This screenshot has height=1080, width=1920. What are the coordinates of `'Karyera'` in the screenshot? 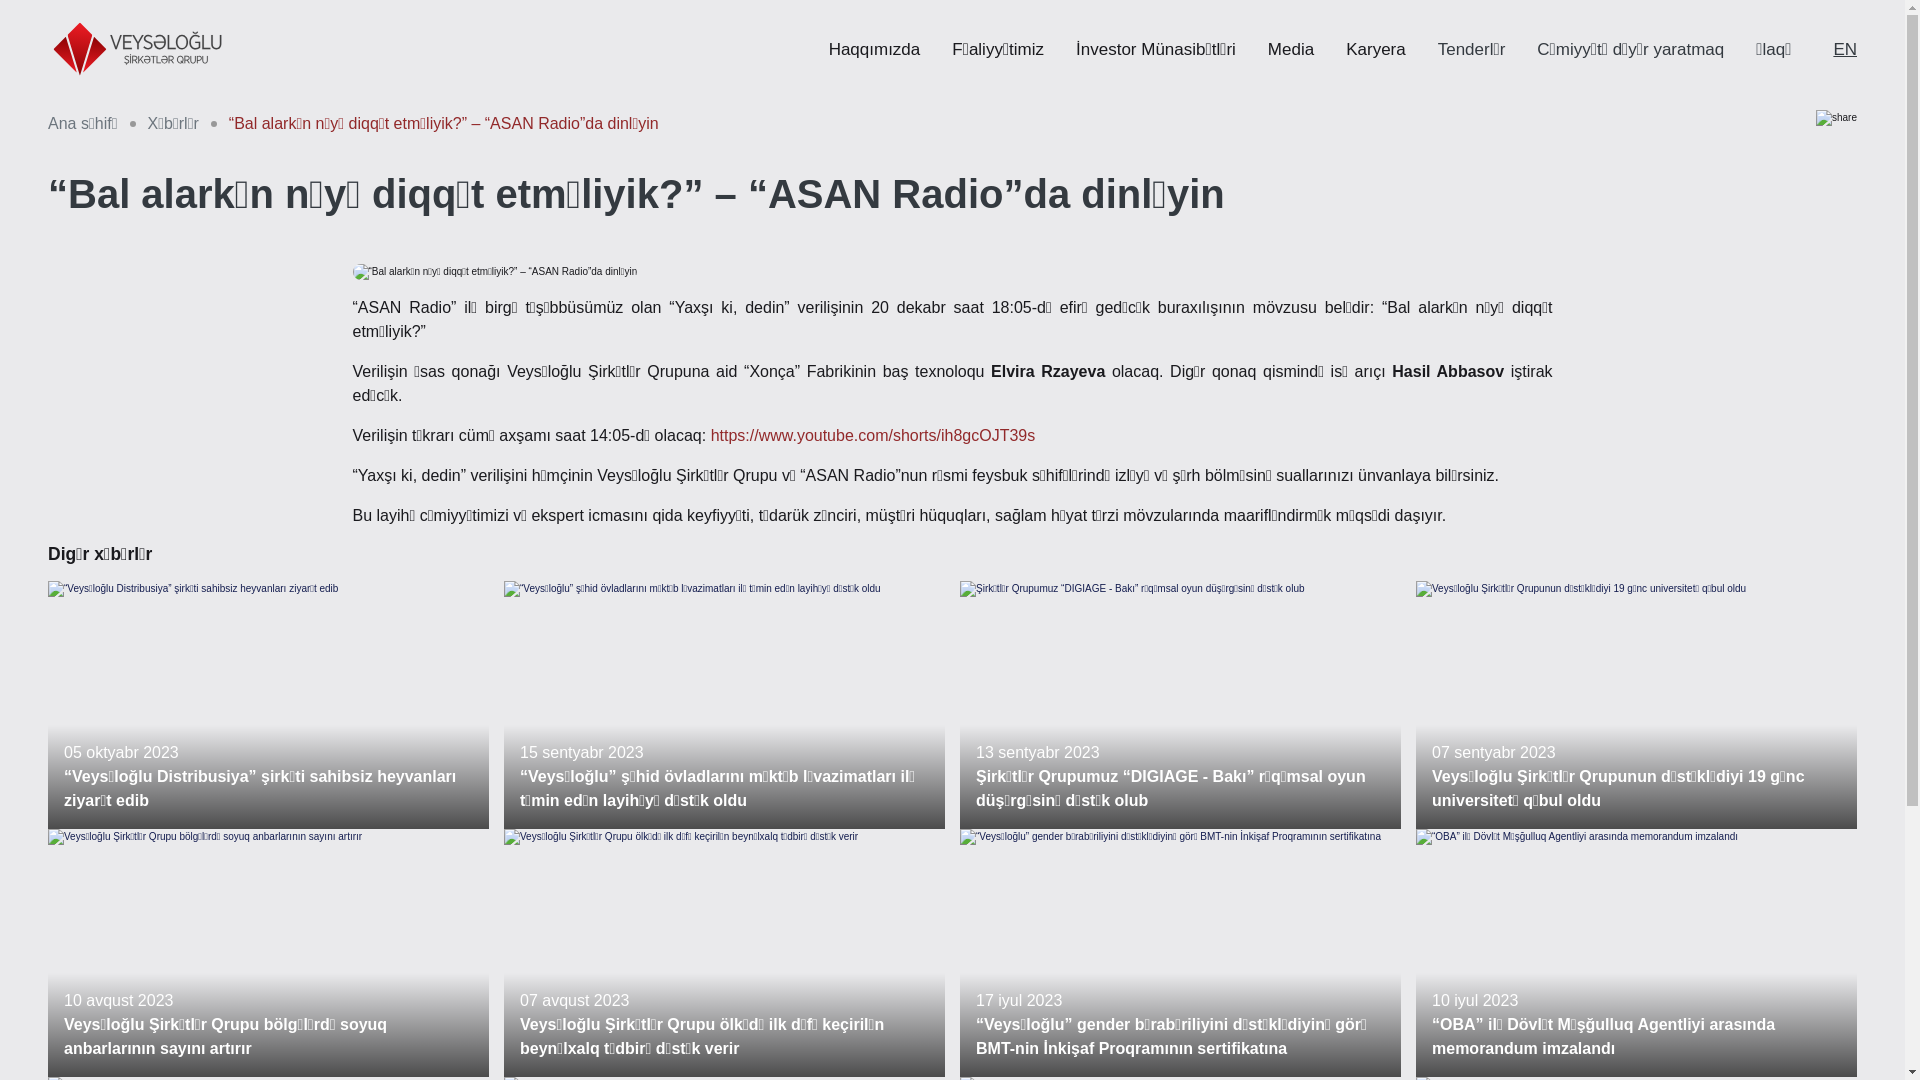 It's located at (1345, 48).